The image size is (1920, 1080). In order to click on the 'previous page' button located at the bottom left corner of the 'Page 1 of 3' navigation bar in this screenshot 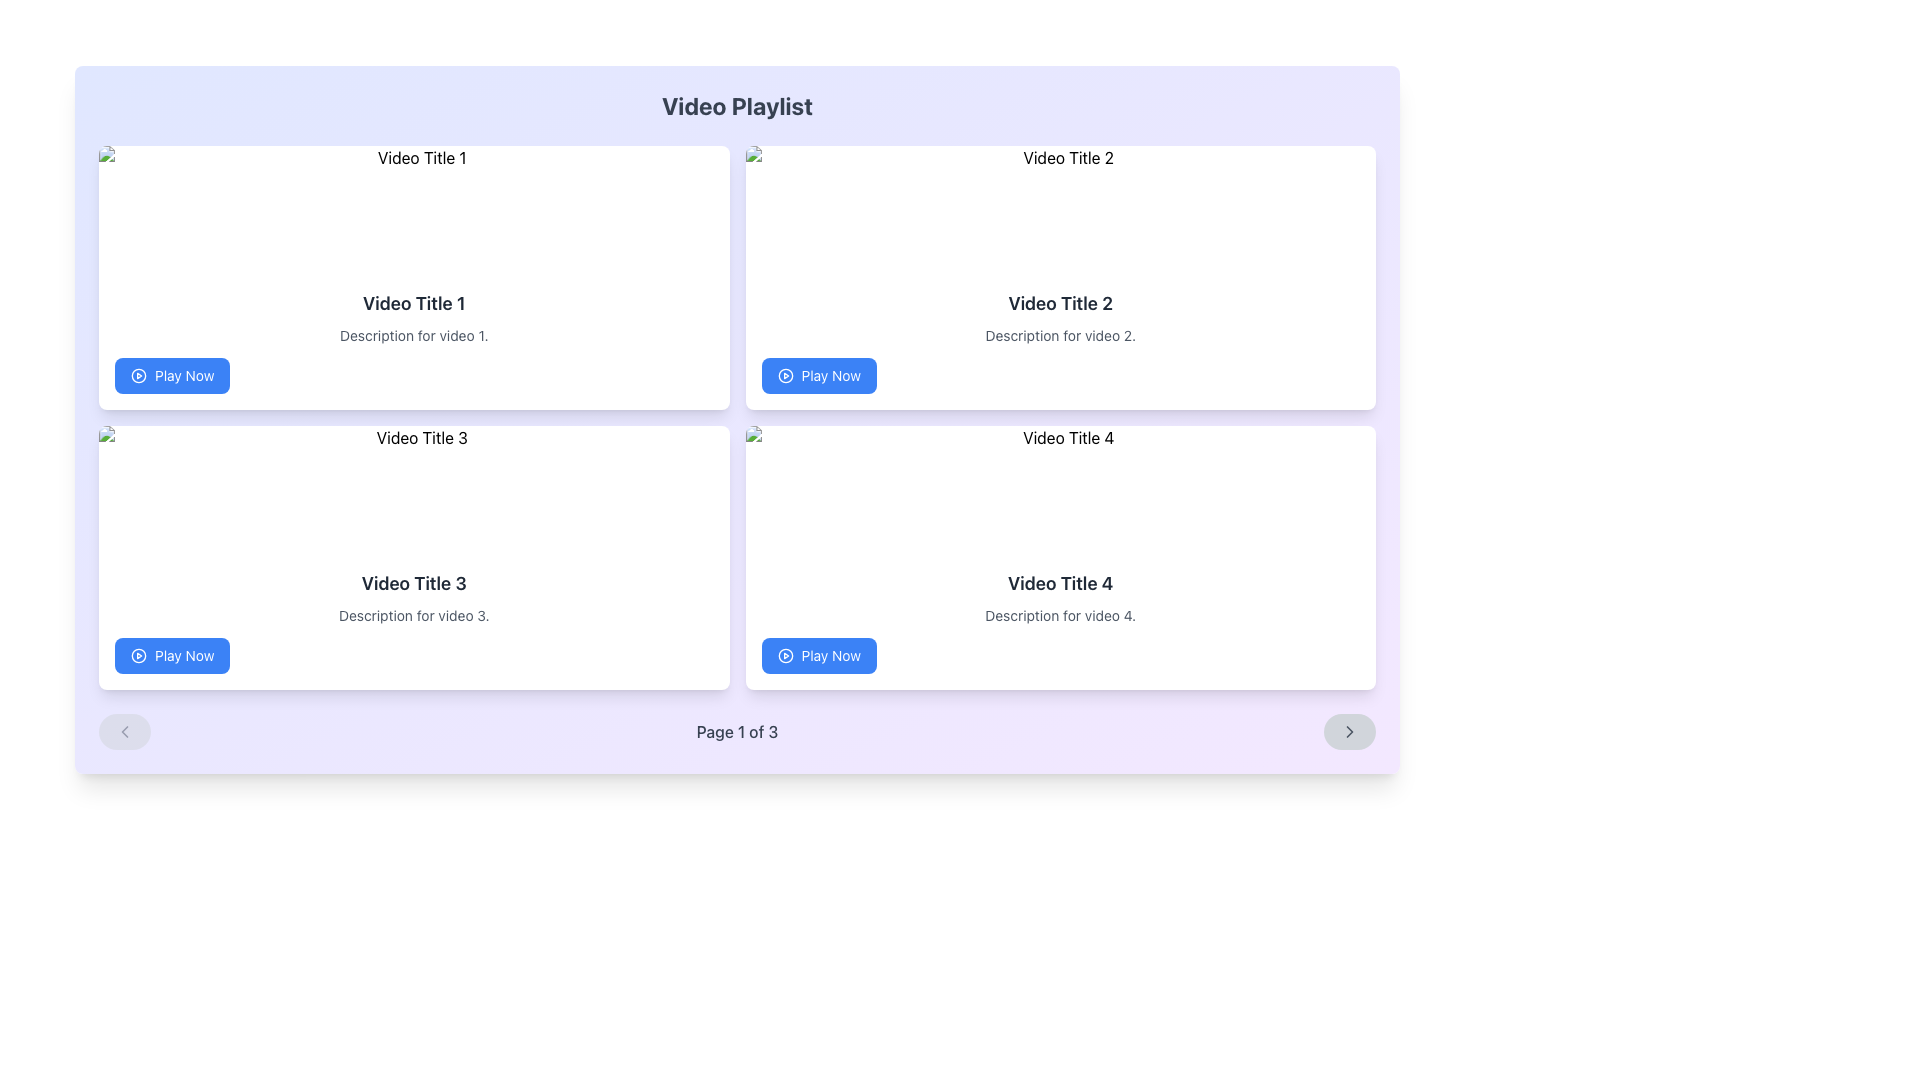, I will do `click(123, 732)`.